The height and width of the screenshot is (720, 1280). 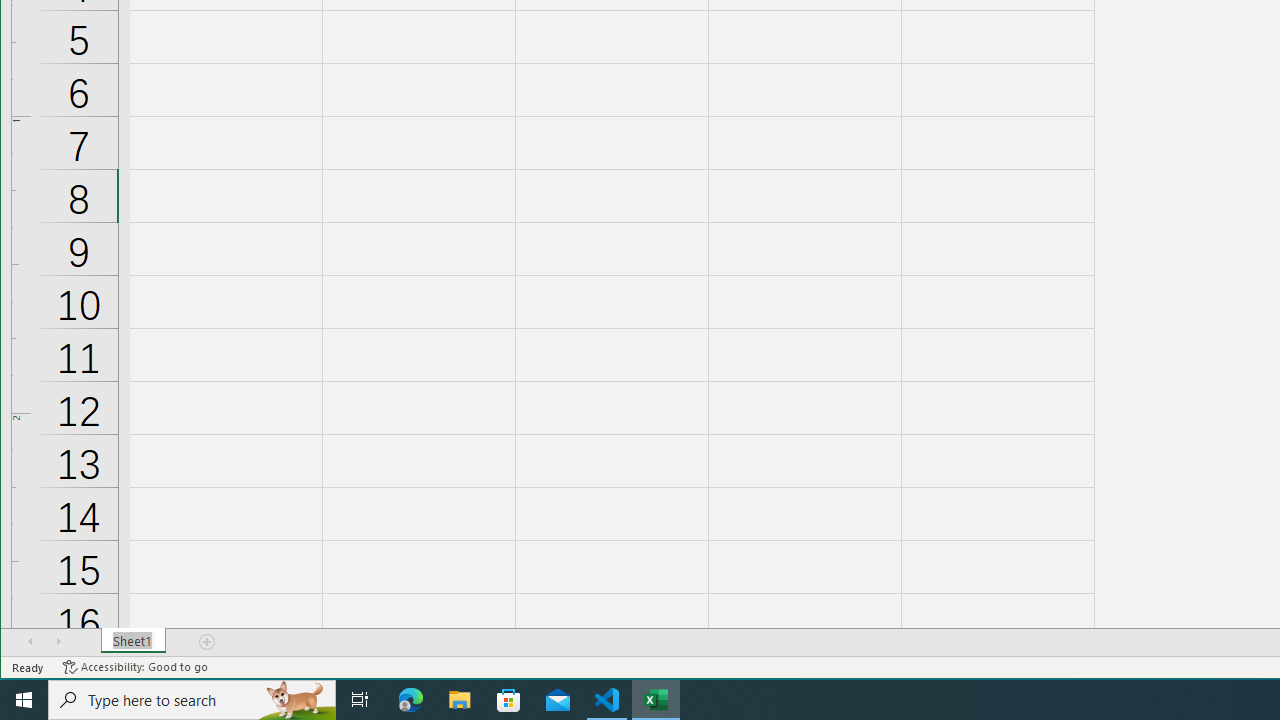 What do you see at coordinates (359, 698) in the screenshot?
I see `'Task View'` at bounding box center [359, 698].